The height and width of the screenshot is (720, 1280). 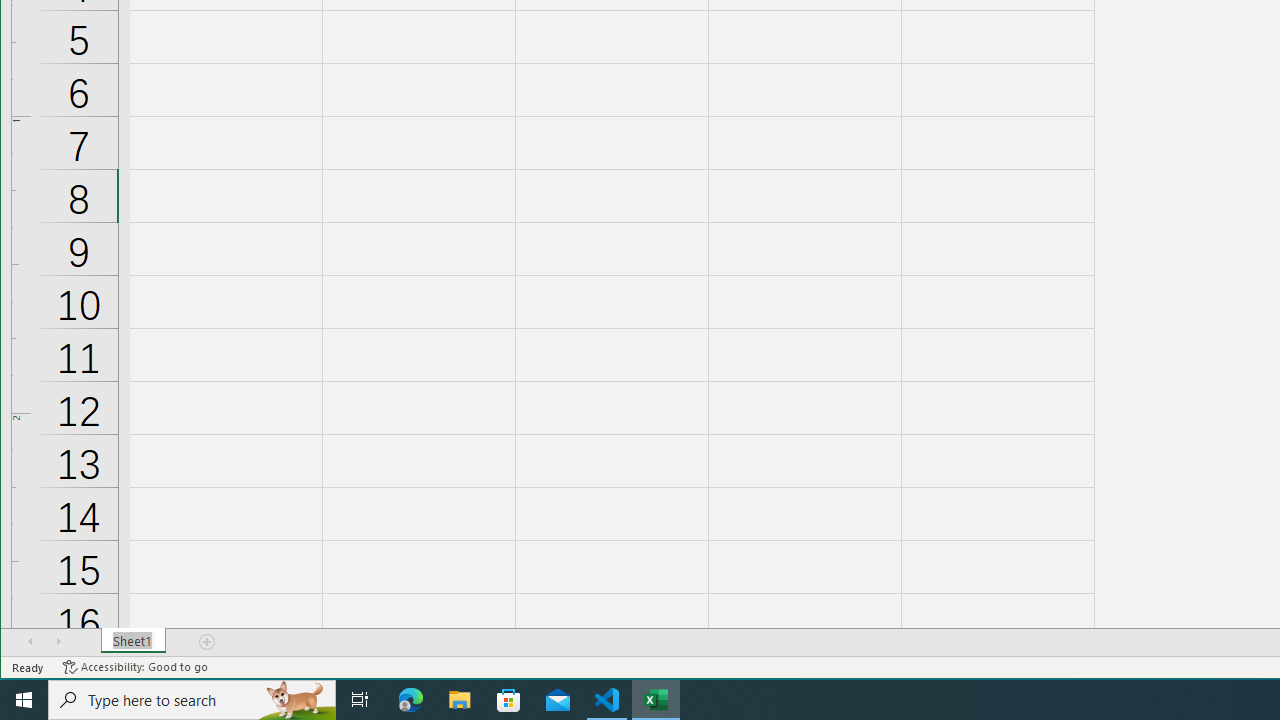 What do you see at coordinates (359, 698) in the screenshot?
I see `'Task View'` at bounding box center [359, 698].